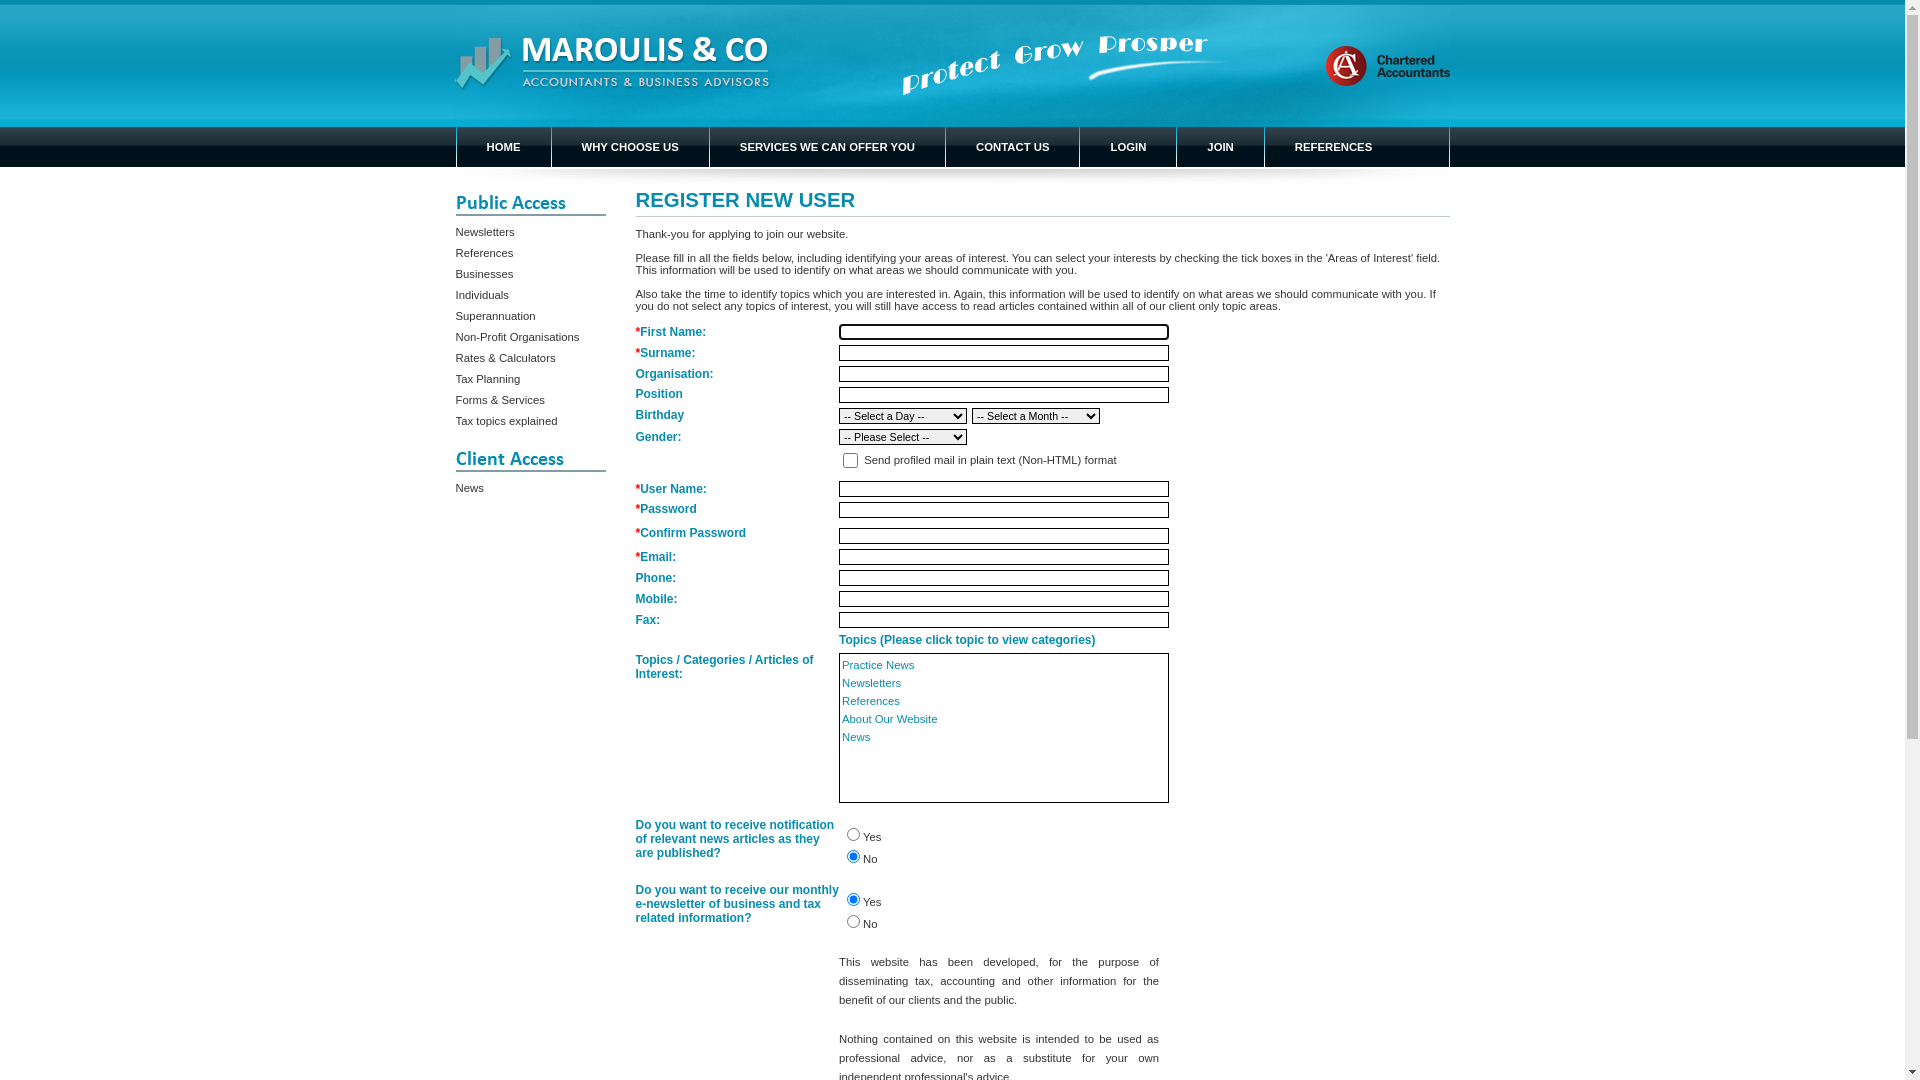 This screenshot has width=1920, height=1080. Describe the element at coordinates (484, 252) in the screenshot. I see `'References'` at that location.